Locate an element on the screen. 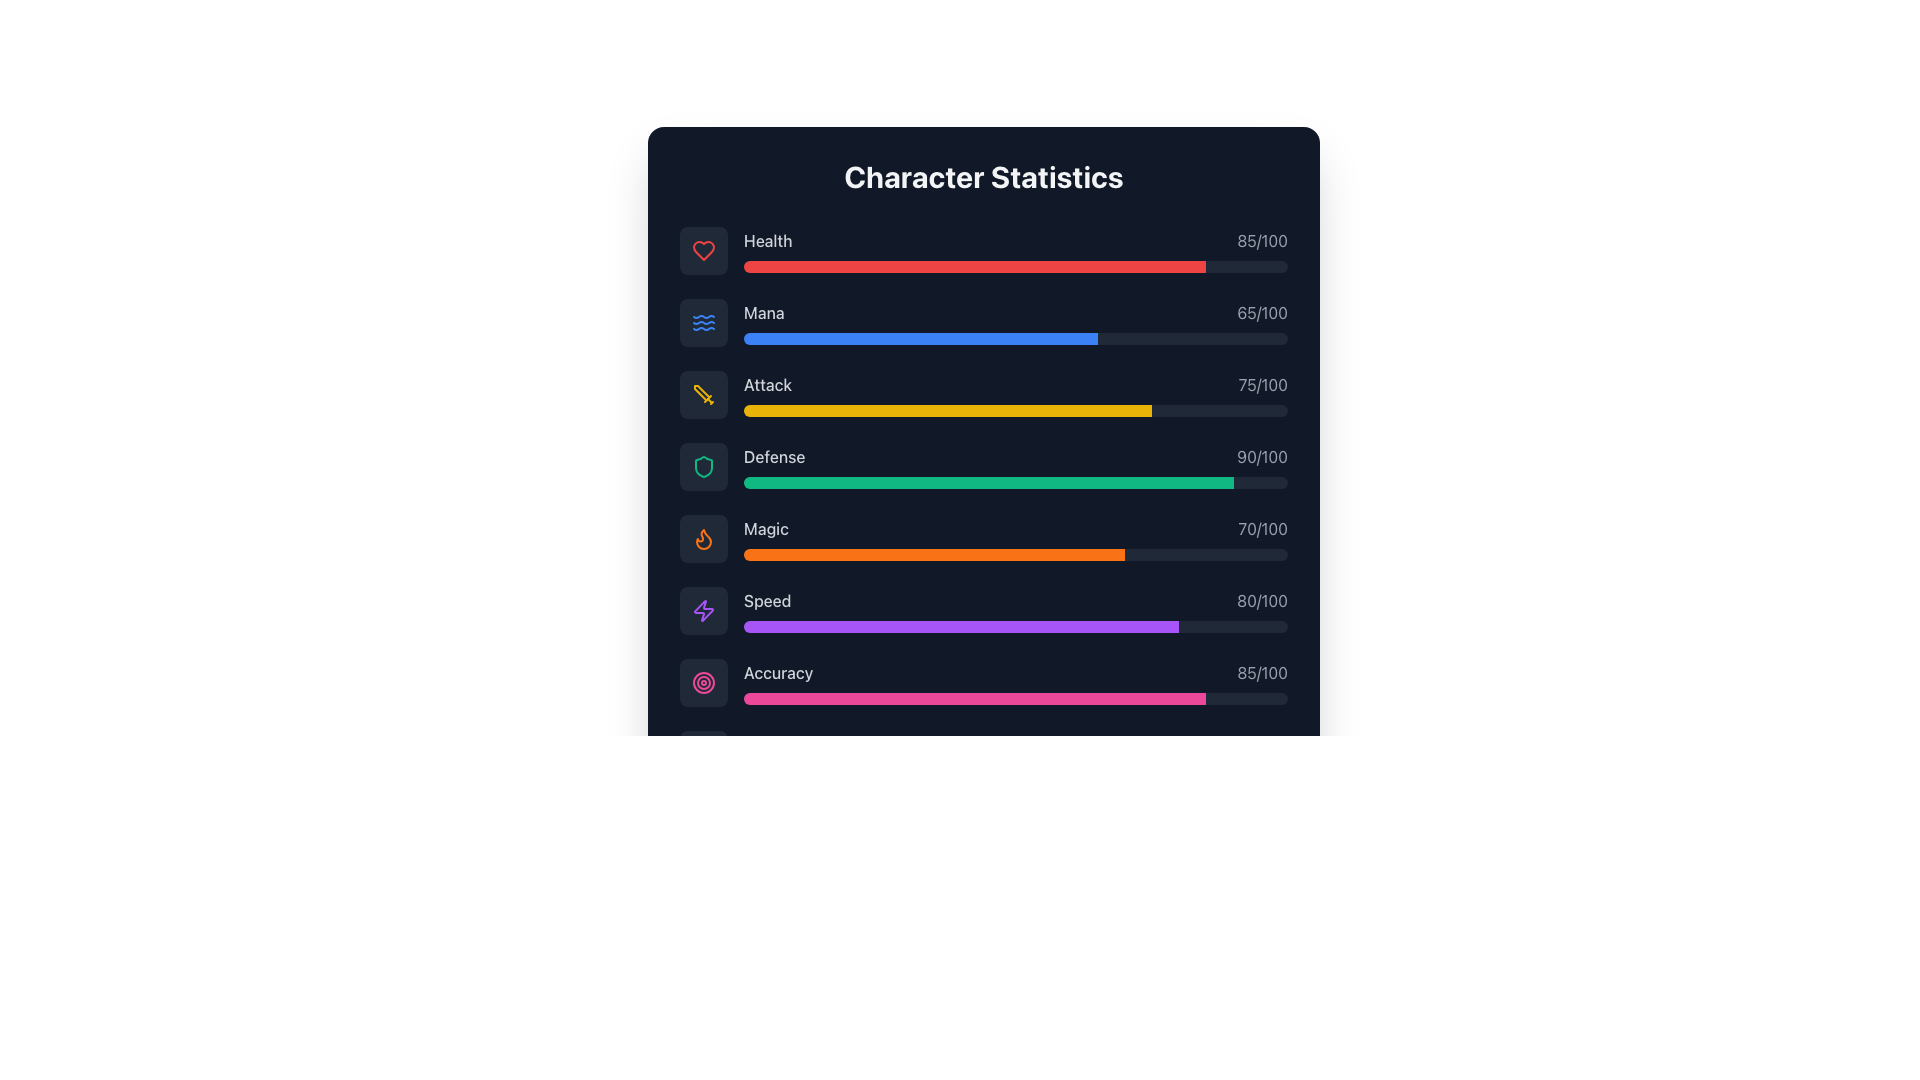 Image resolution: width=1920 pixels, height=1080 pixels. the 'Accuracy' text label, which displays '85/100' in a light gray font, positioned at the bottom of a list of statistics is located at coordinates (777, 672).